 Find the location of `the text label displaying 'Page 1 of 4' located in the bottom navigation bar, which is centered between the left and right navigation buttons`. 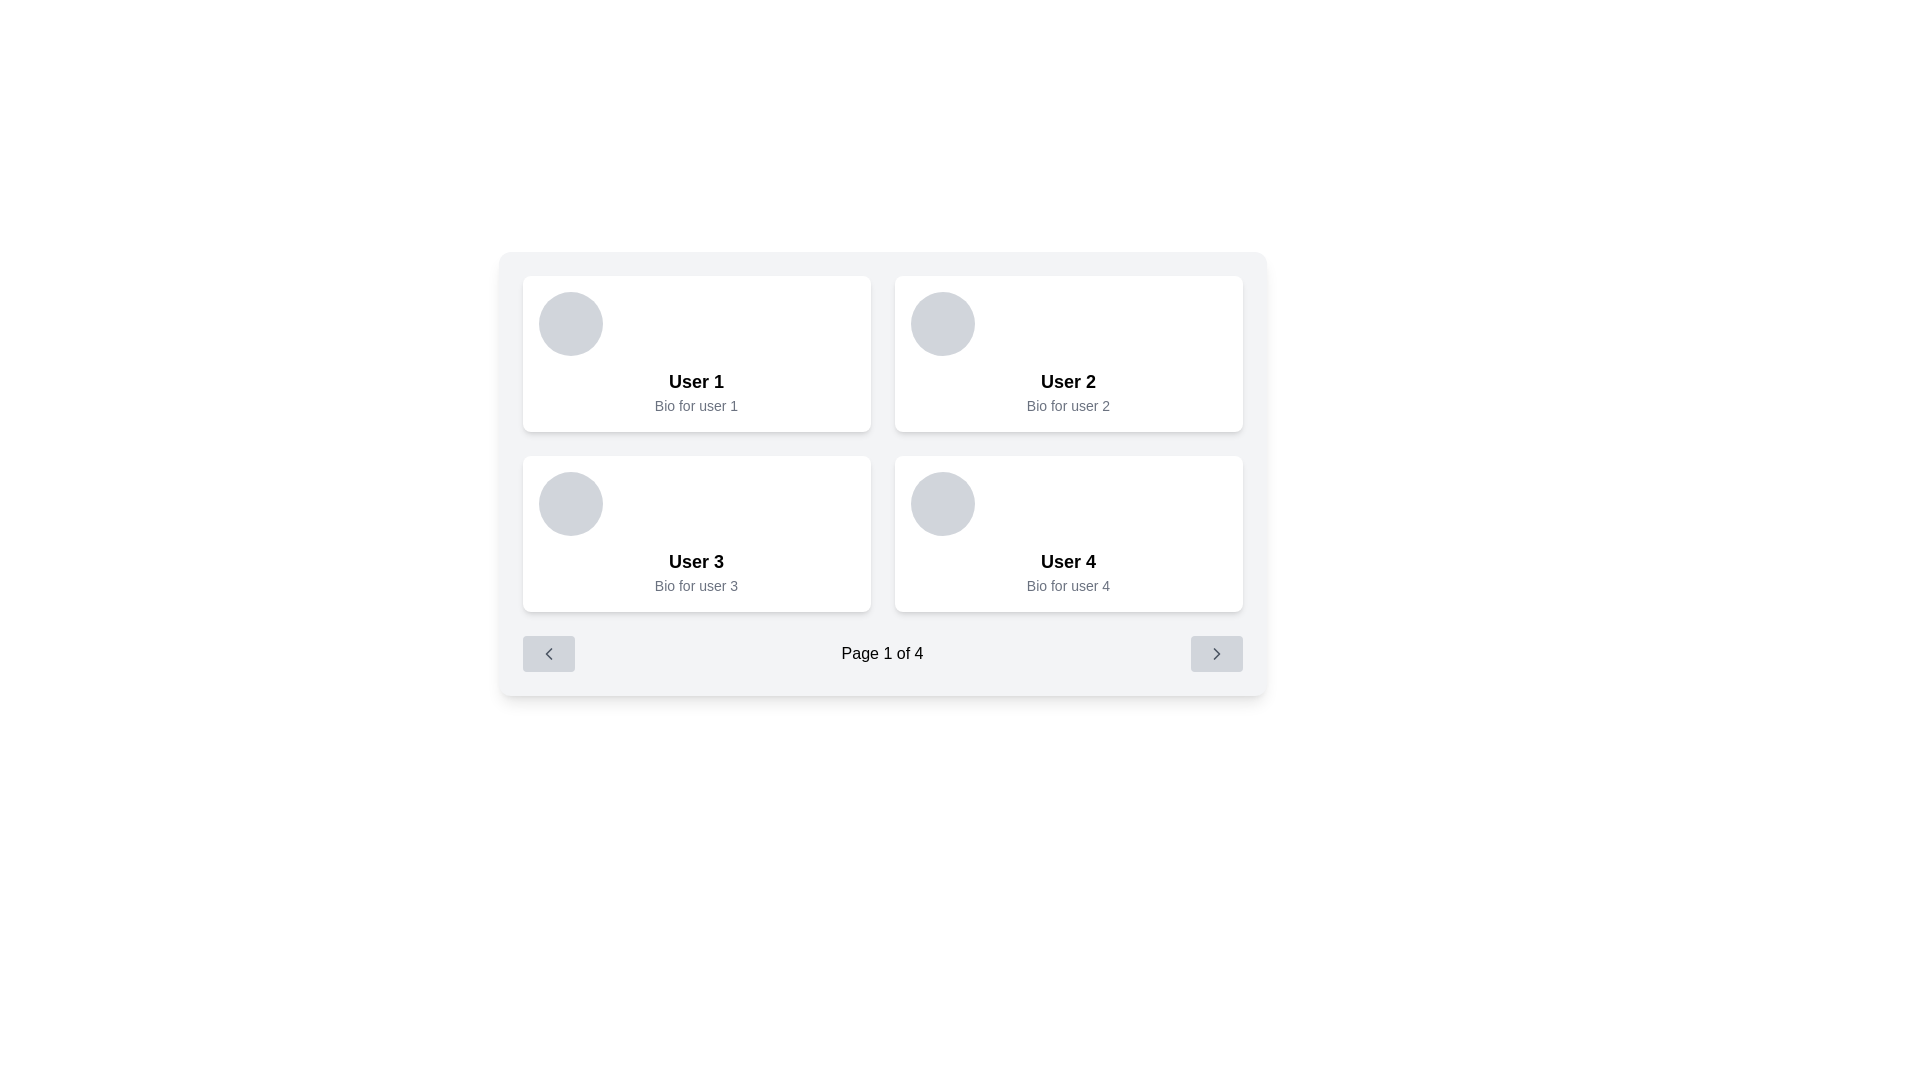

the text label displaying 'Page 1 of 4' located in the bottom navigation bar, which is centered between the left and right navigation buttons is located at coordinates (881, 654).